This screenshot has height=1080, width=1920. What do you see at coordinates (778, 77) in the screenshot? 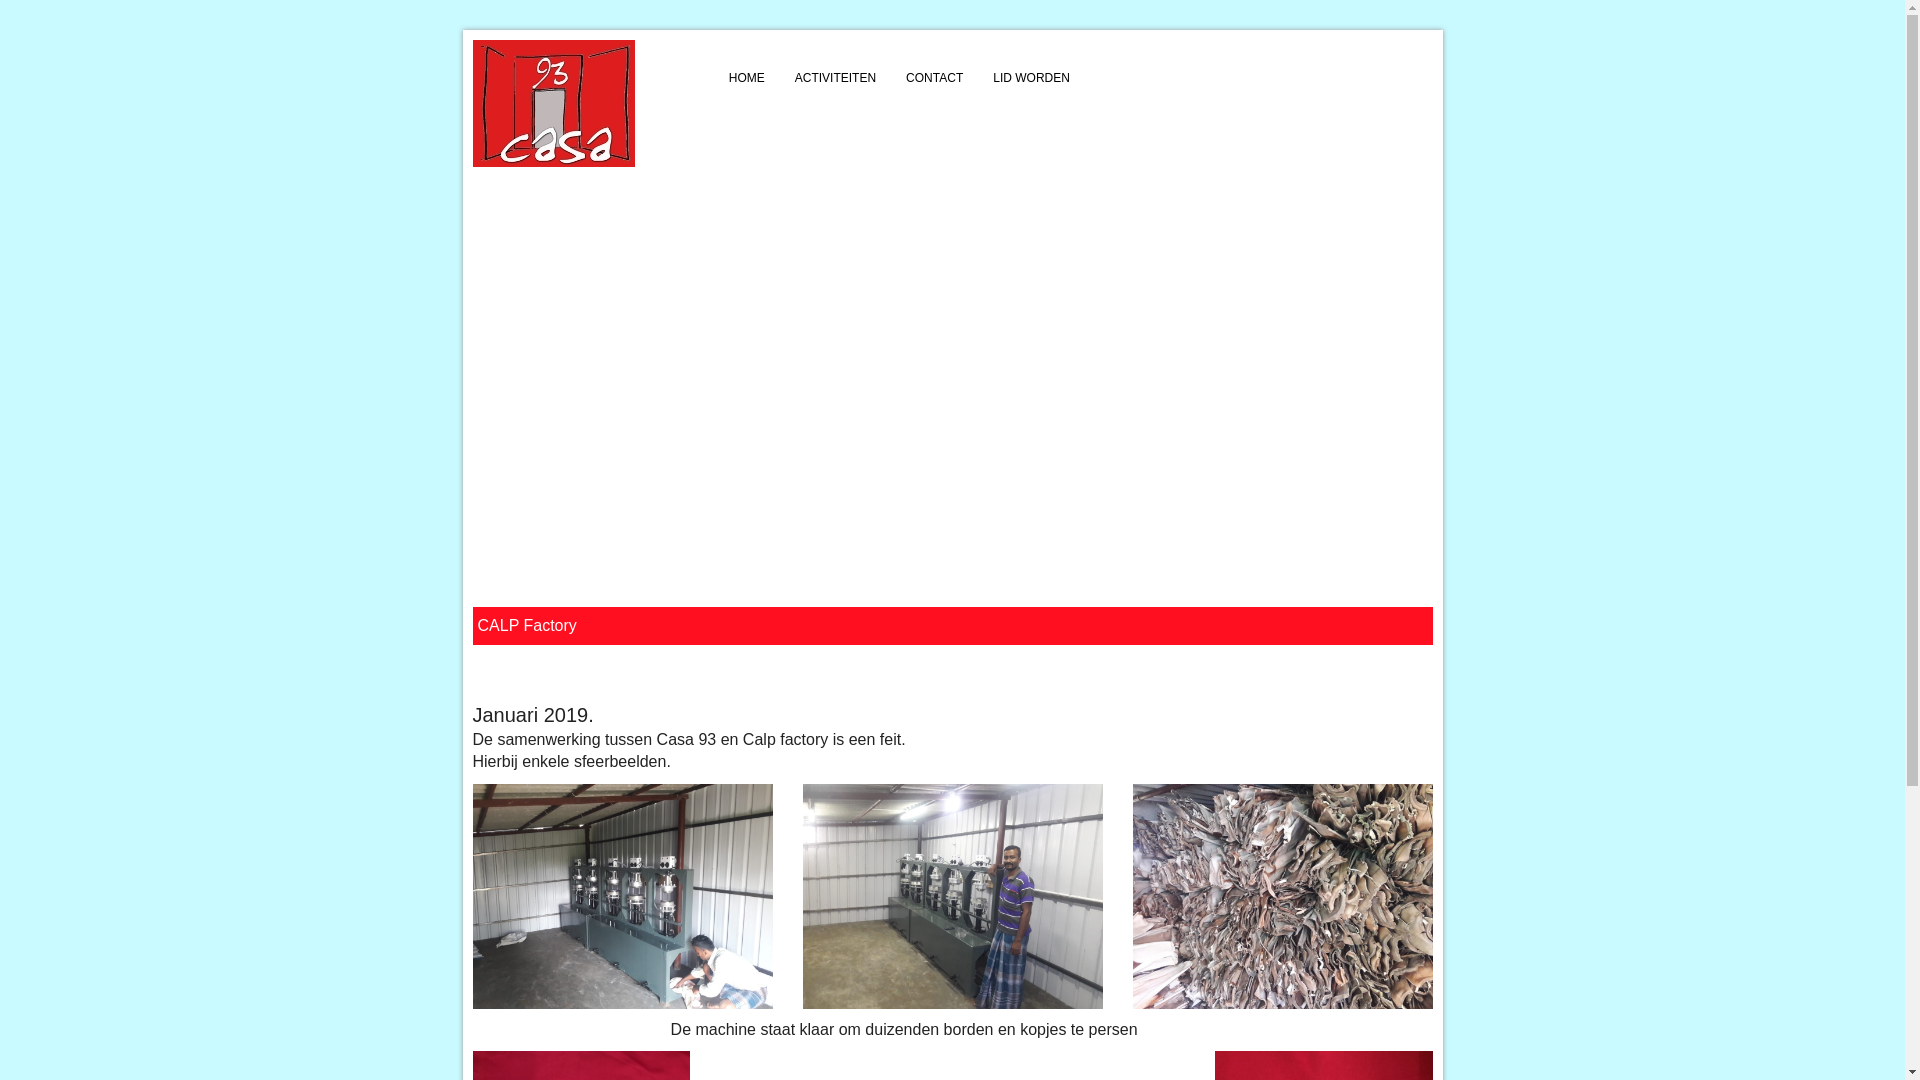
I see `'ACTIVITEITEN'` at bounding box center [778, 77].